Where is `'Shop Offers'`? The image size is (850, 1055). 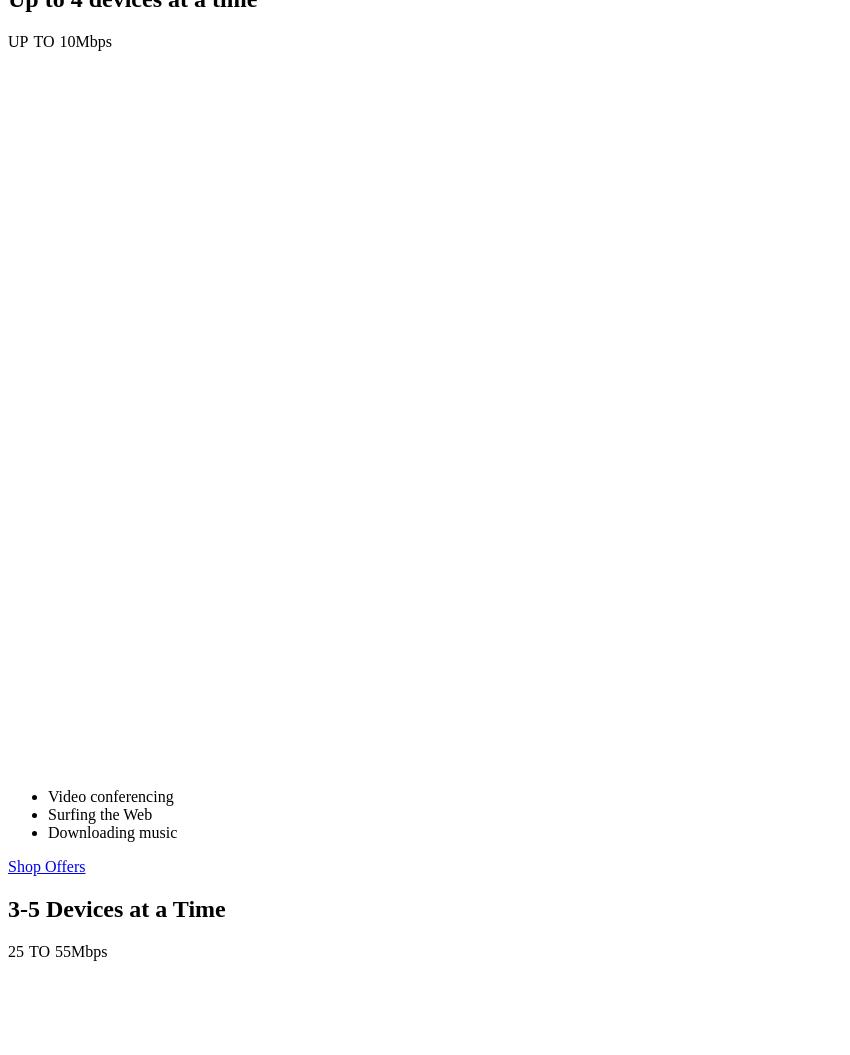
'Shop Offers' is located at coordinates (46, 866).